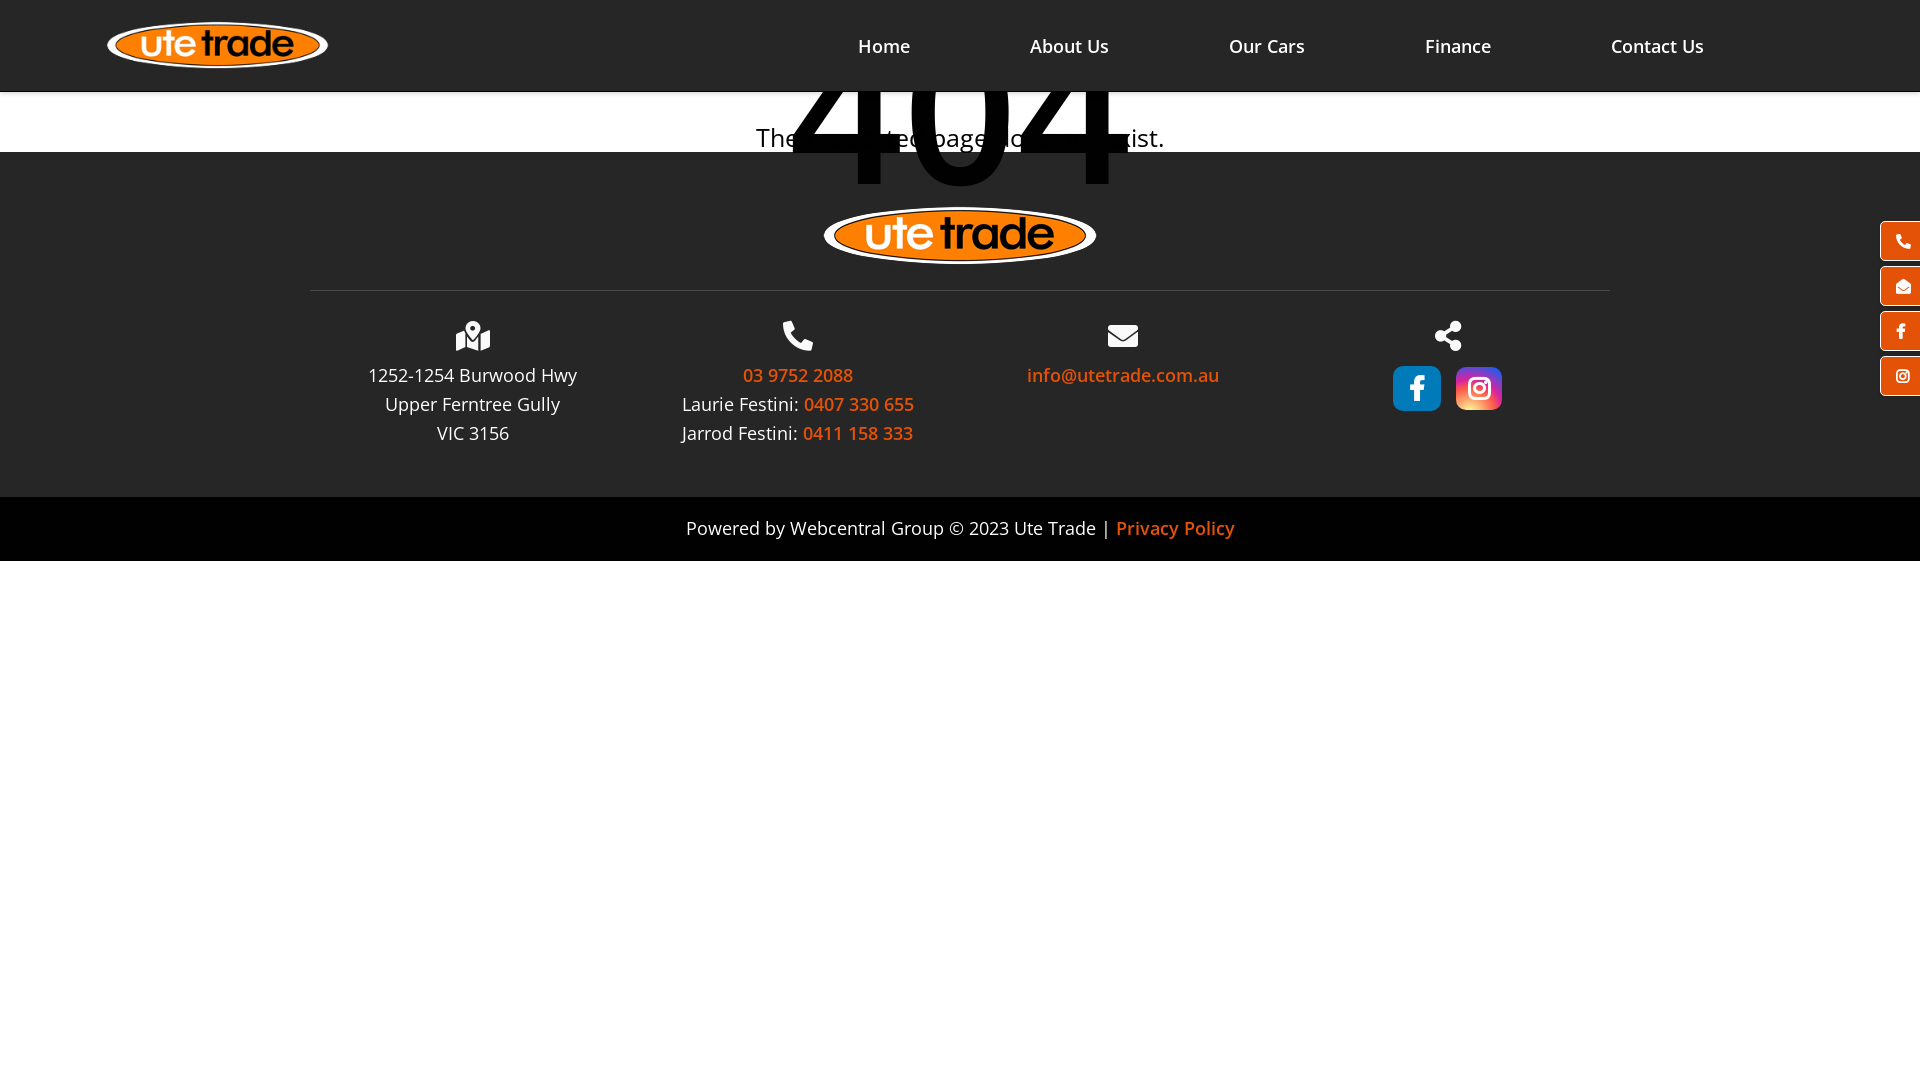  I want to click on 'About Us', so click(1068, 45).